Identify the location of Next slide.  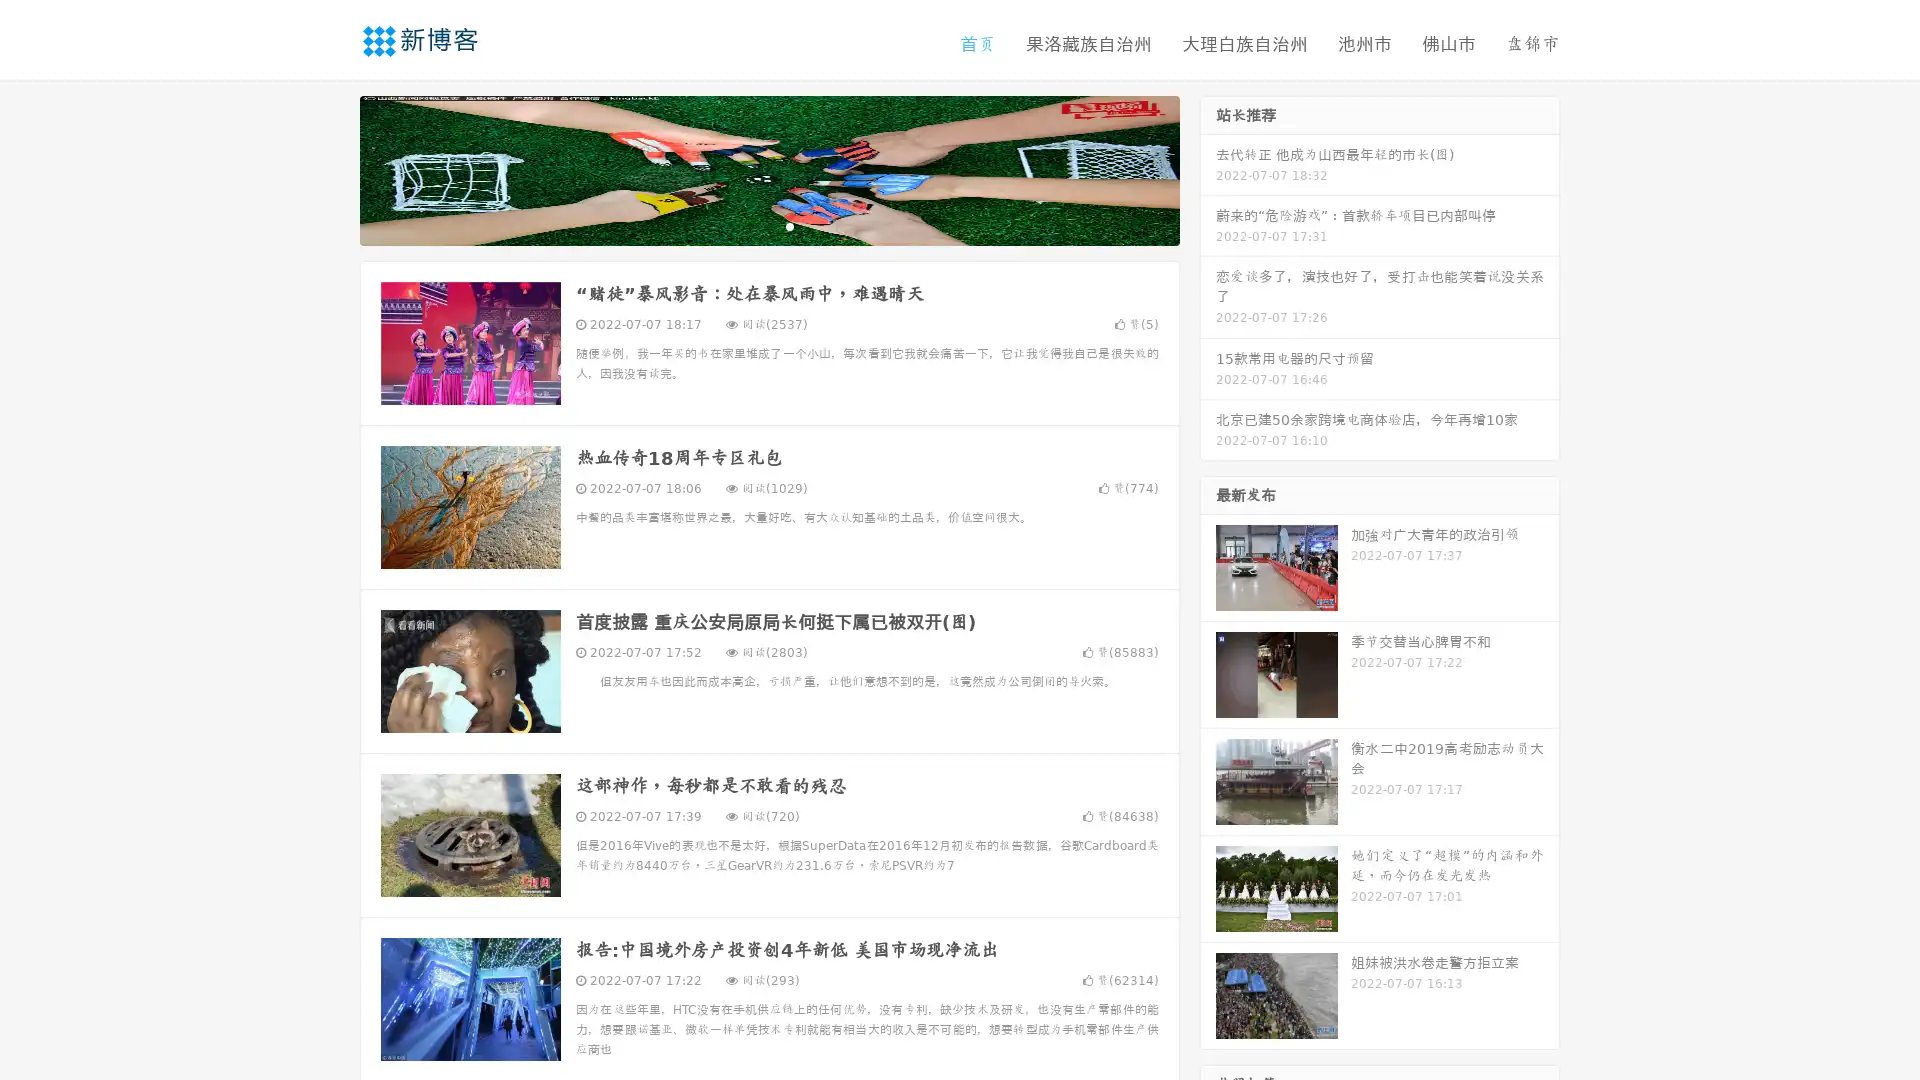
(1208, 168).